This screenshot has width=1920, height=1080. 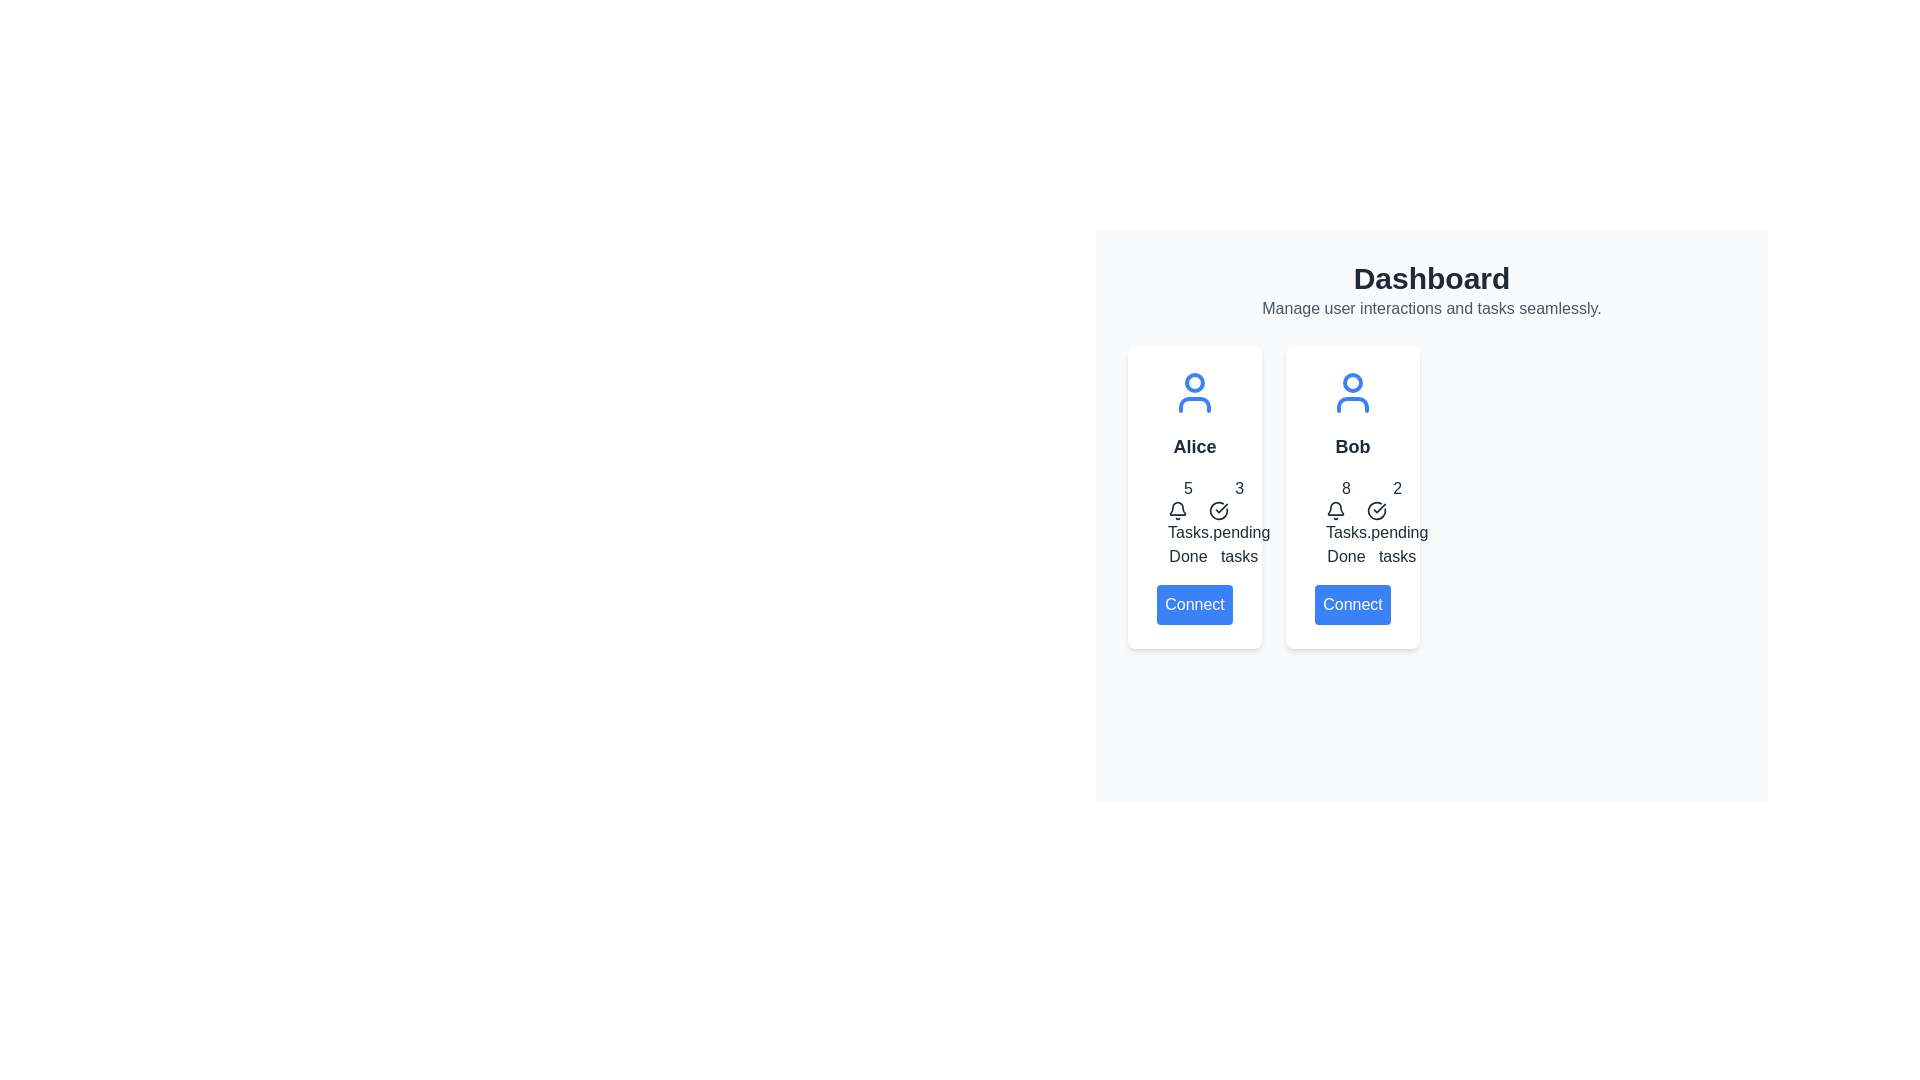 What do you see at coordinates (1353, 393) in the screenshot?
I see `the blue user icon located at the top of the 'Bob' card in the 'Dashboard' section` at bounding box center [1353, 393].